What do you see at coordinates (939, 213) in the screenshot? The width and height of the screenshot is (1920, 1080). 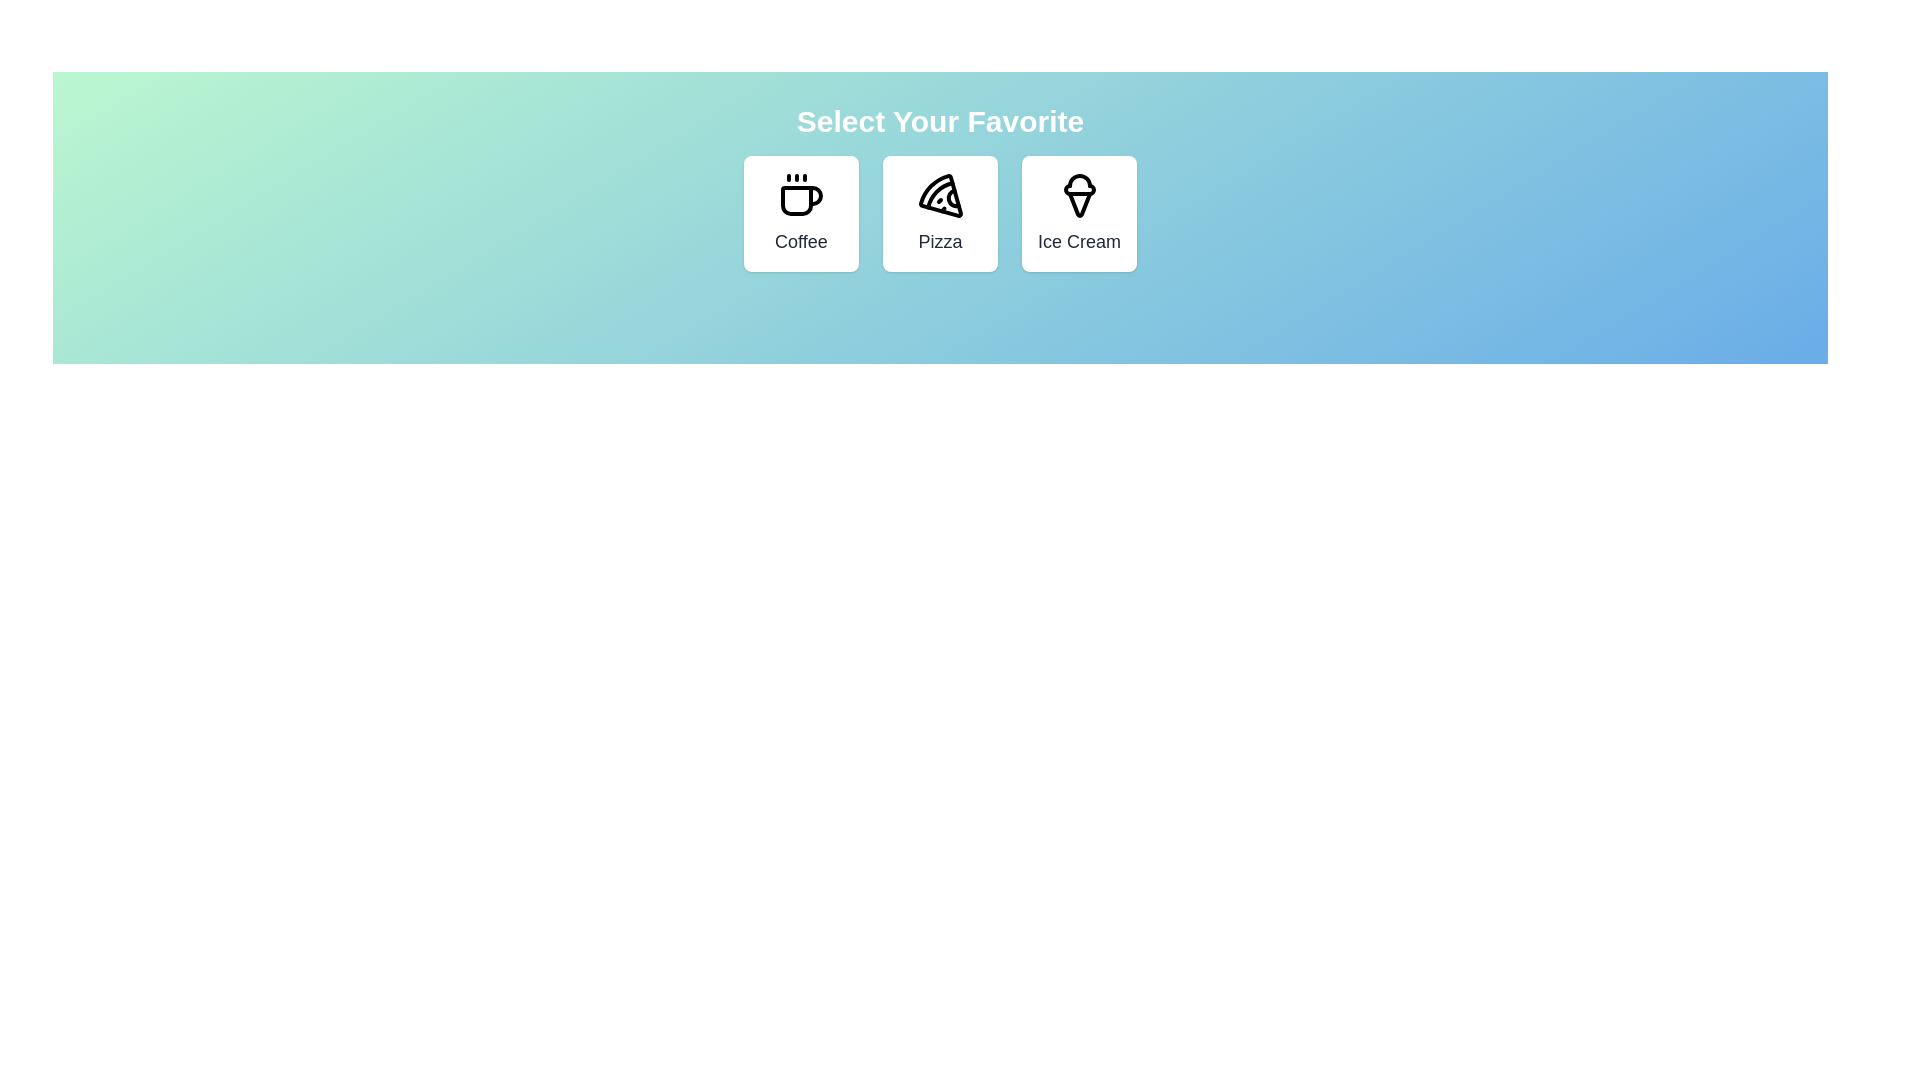 I see `the second card in the grid labeled 'Pizza'` at bounding box center [939, 213].